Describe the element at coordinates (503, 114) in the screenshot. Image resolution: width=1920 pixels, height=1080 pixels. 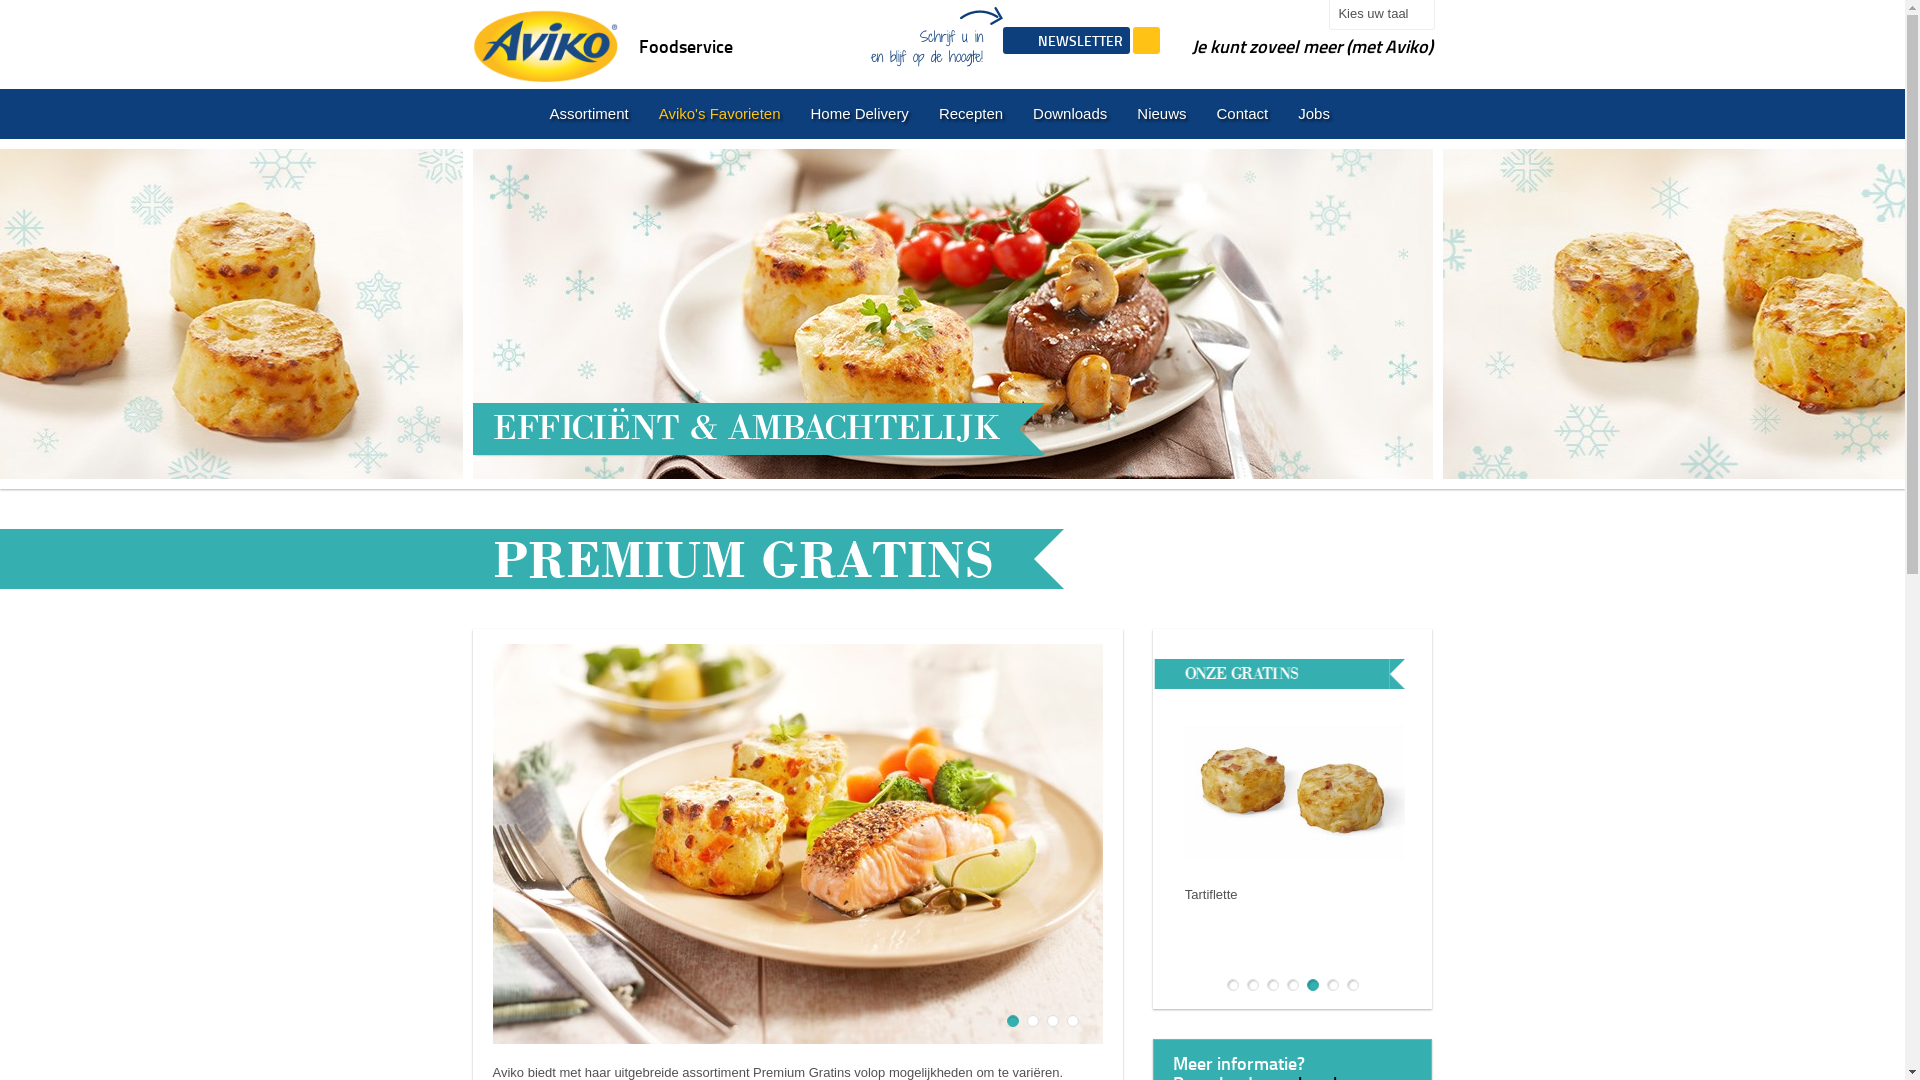
I see `'nl'` at that location.